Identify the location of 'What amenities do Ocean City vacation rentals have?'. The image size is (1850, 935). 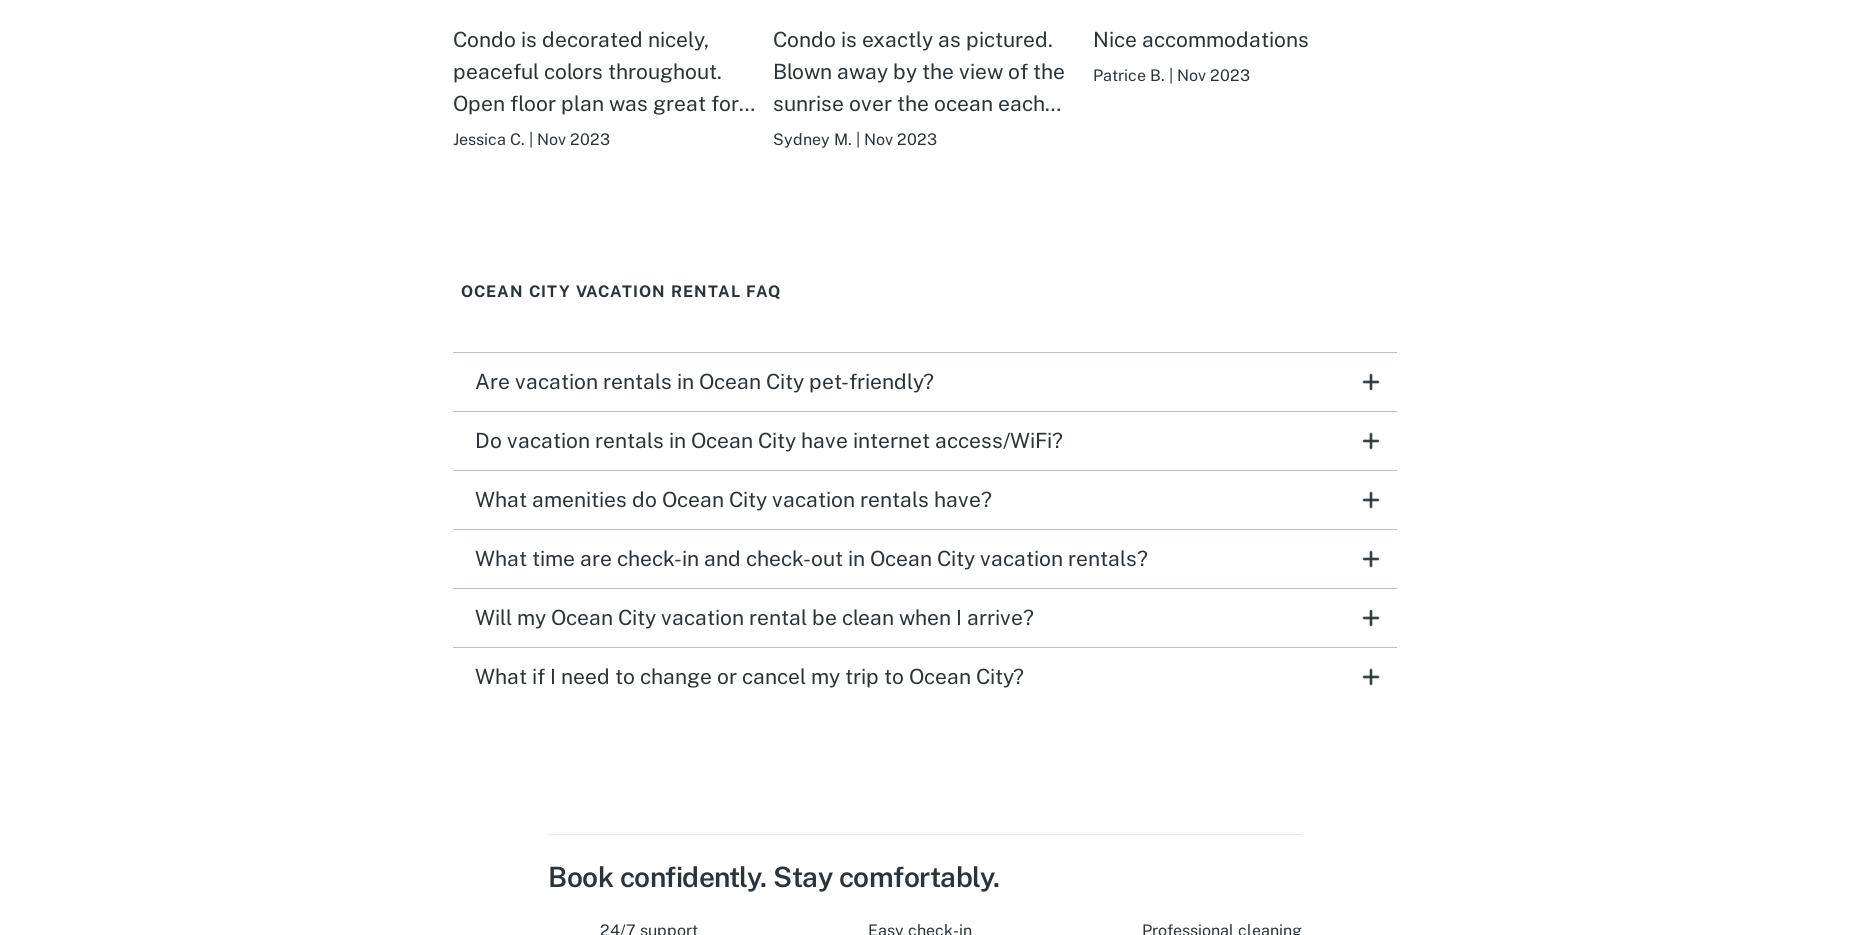
(475, 498).